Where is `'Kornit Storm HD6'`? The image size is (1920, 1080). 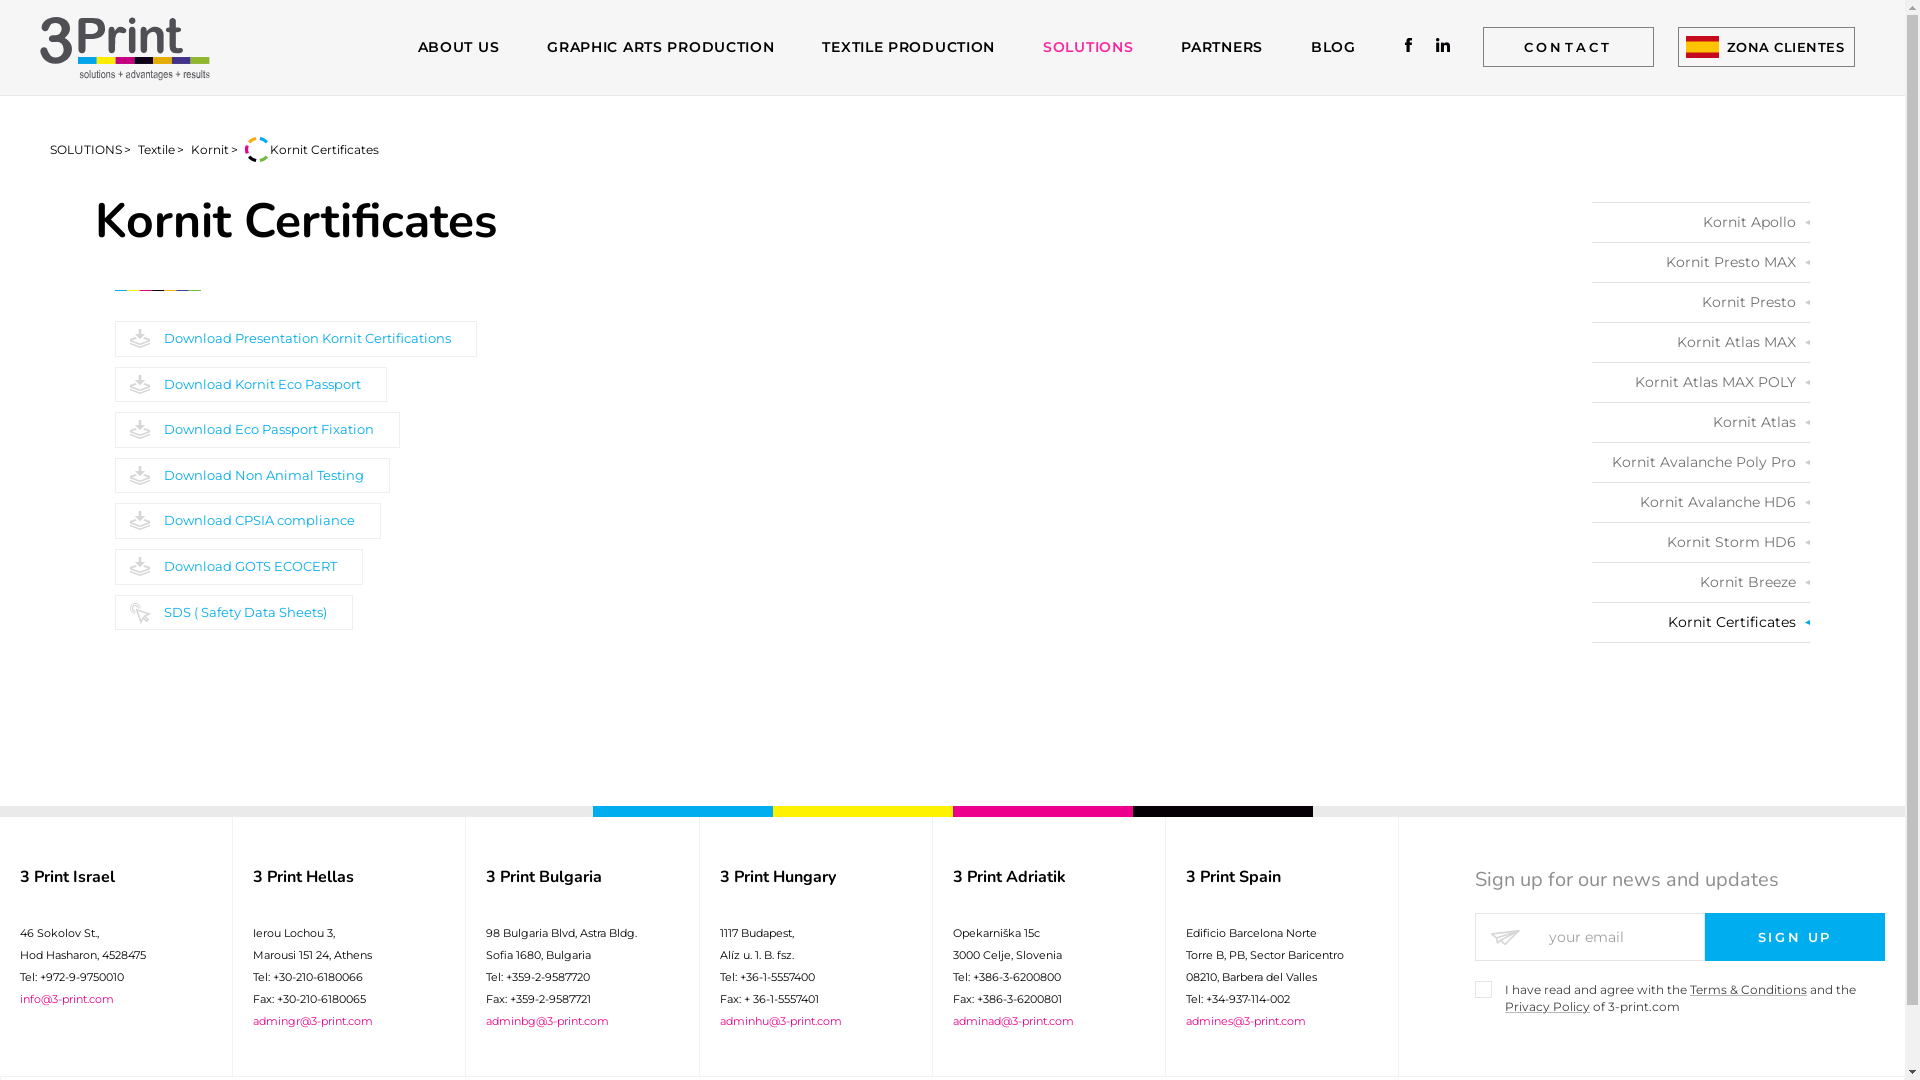 'Kornit Storm HD6' is located at coordinates (1699, 542).